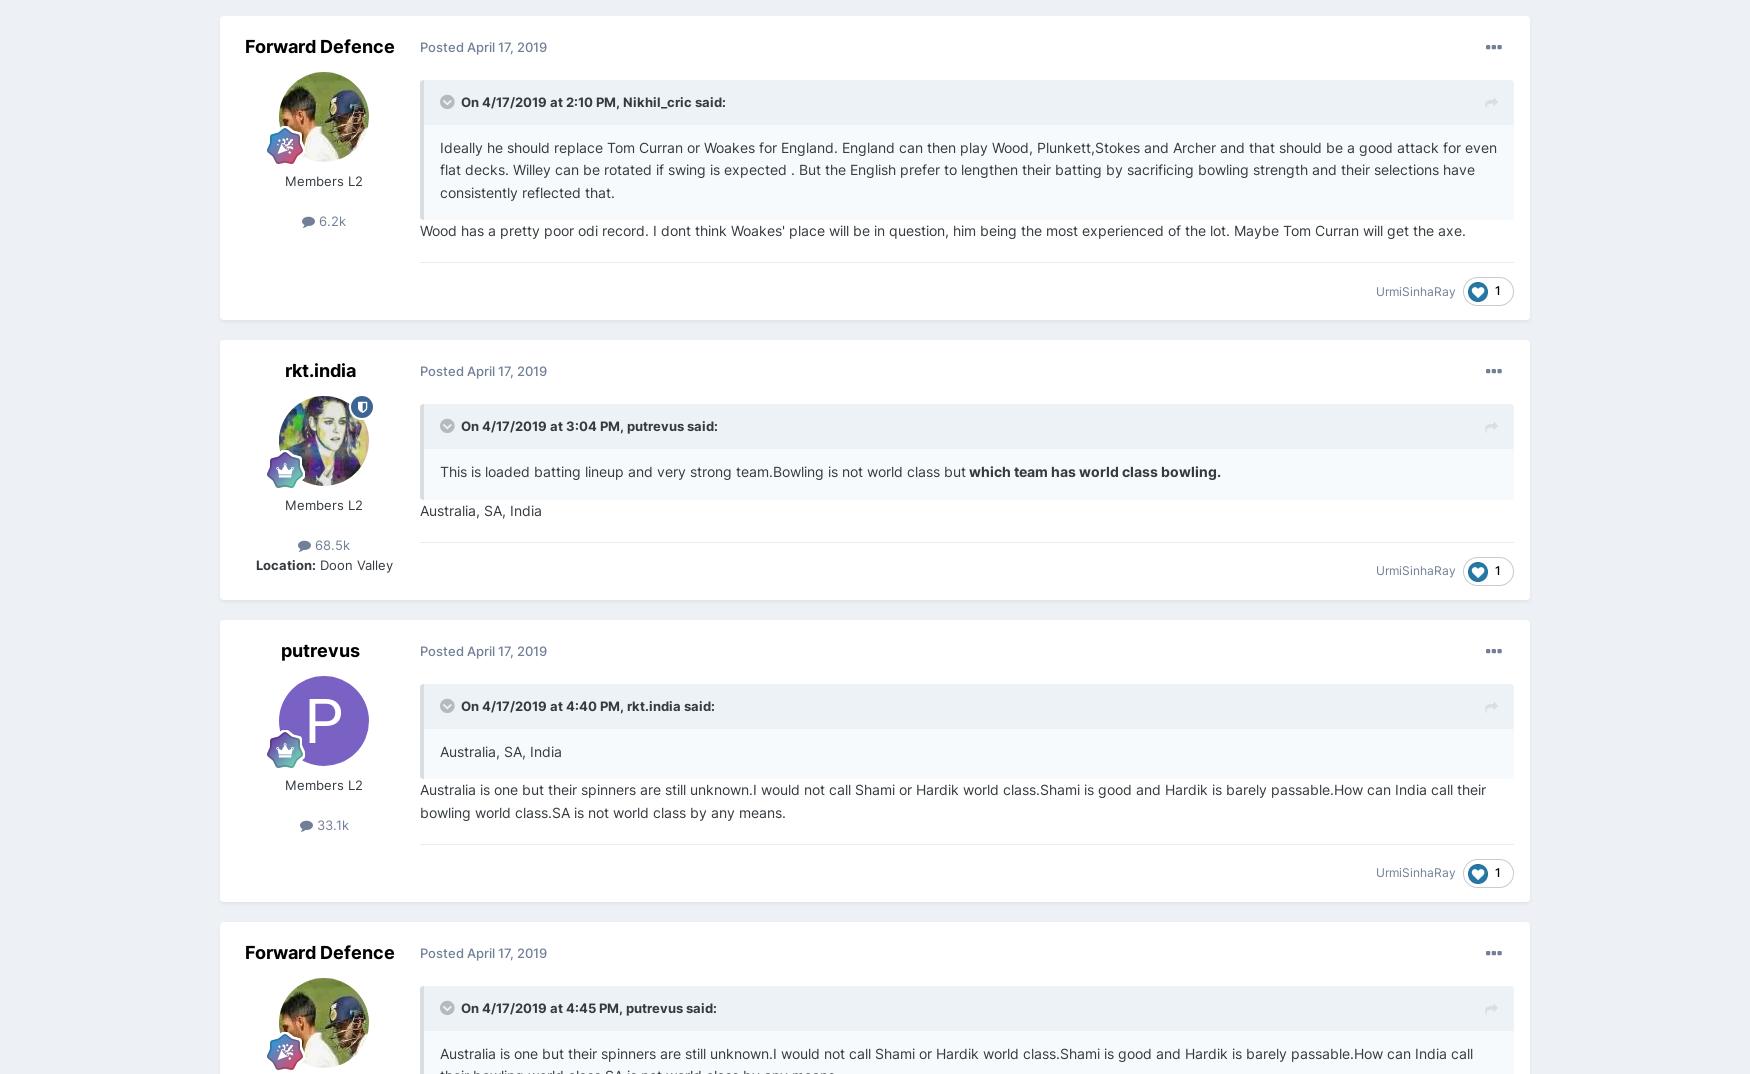 This screenshot has height=1074, width=1750. Describe the element at coordinates (439, 169) in the screenshot. I see `'Ideally he should replace Tom Curran or Woakes for England. England can then play Wood, Plunkett,Stokes and Archer and that should be a good attack for even flat decks. Willey can be rotated if swing is expected . But the English prefer to lengthen their batting by sacrificing bowling strength and their selections have consistently reflected that.'` at that location.